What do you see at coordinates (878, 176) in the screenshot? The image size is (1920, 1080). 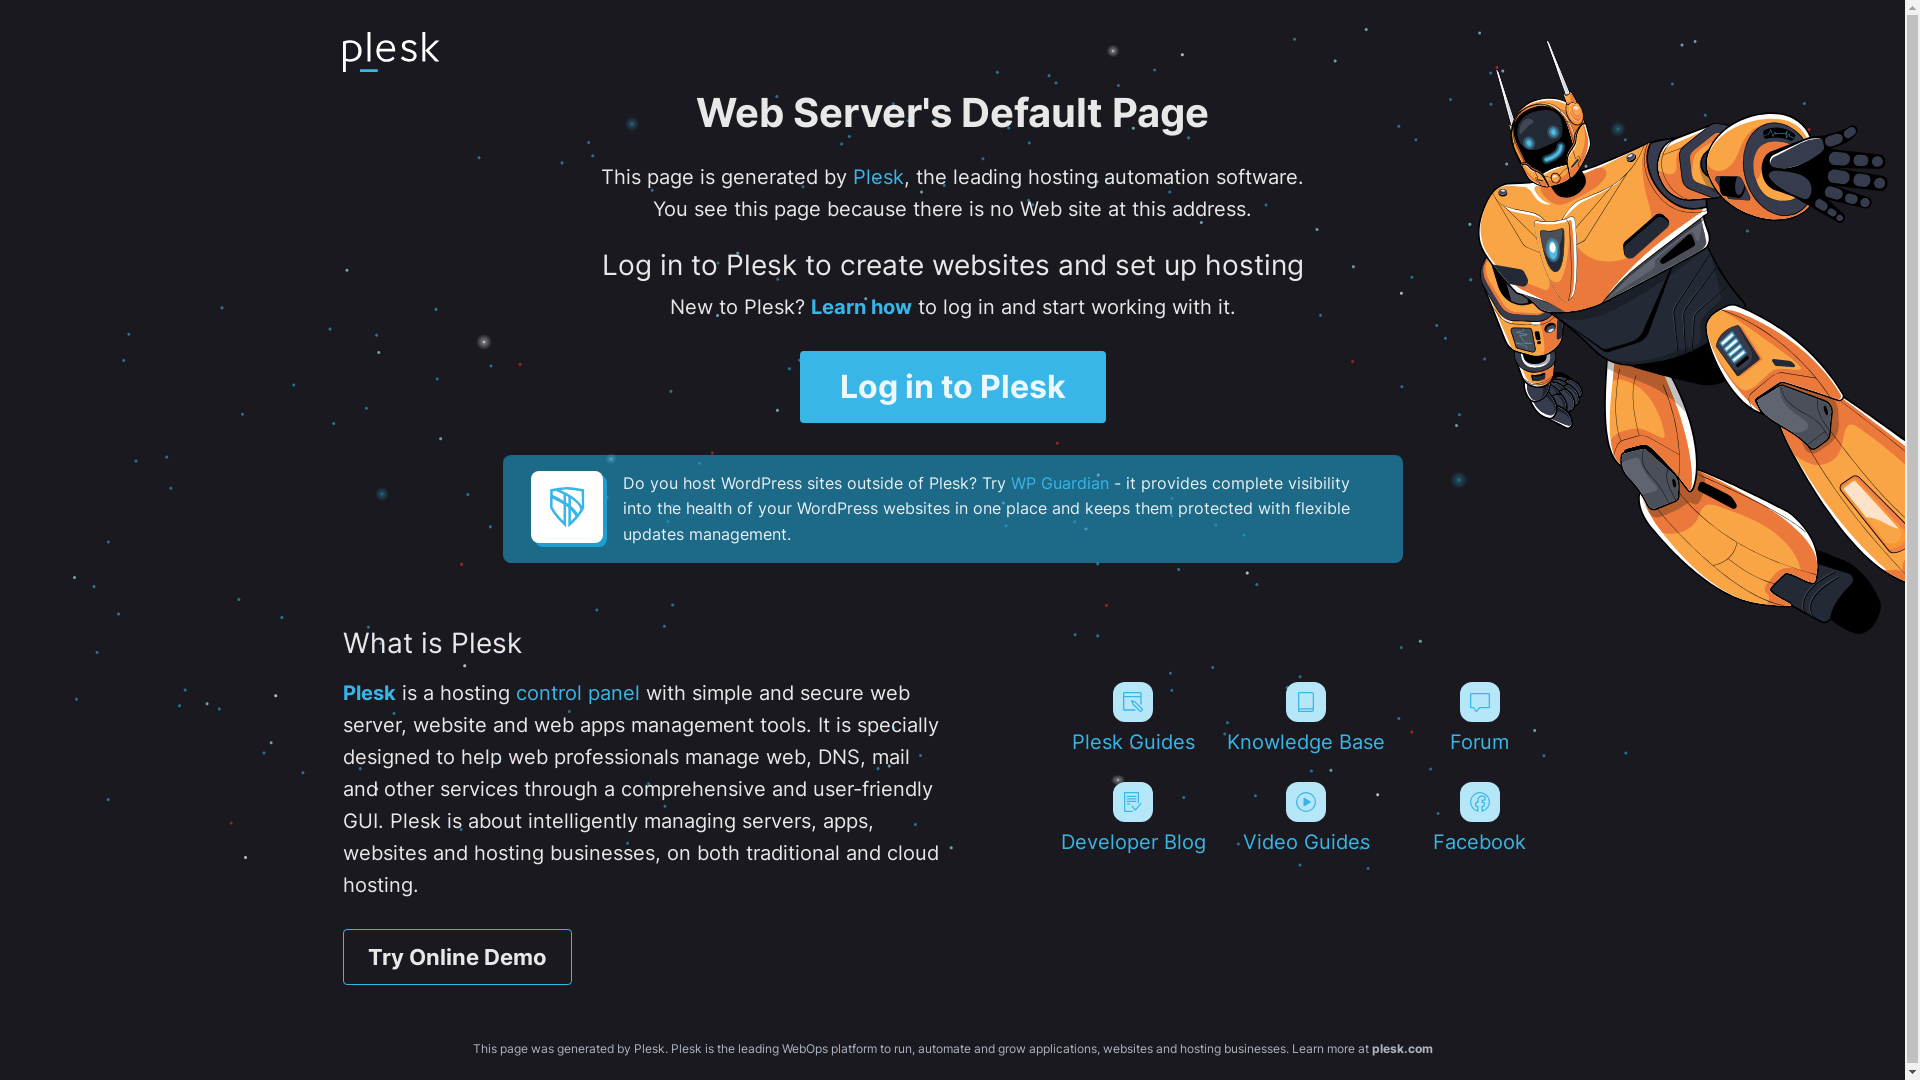 I see `'Plesk'` at bounding box center [878, 176].